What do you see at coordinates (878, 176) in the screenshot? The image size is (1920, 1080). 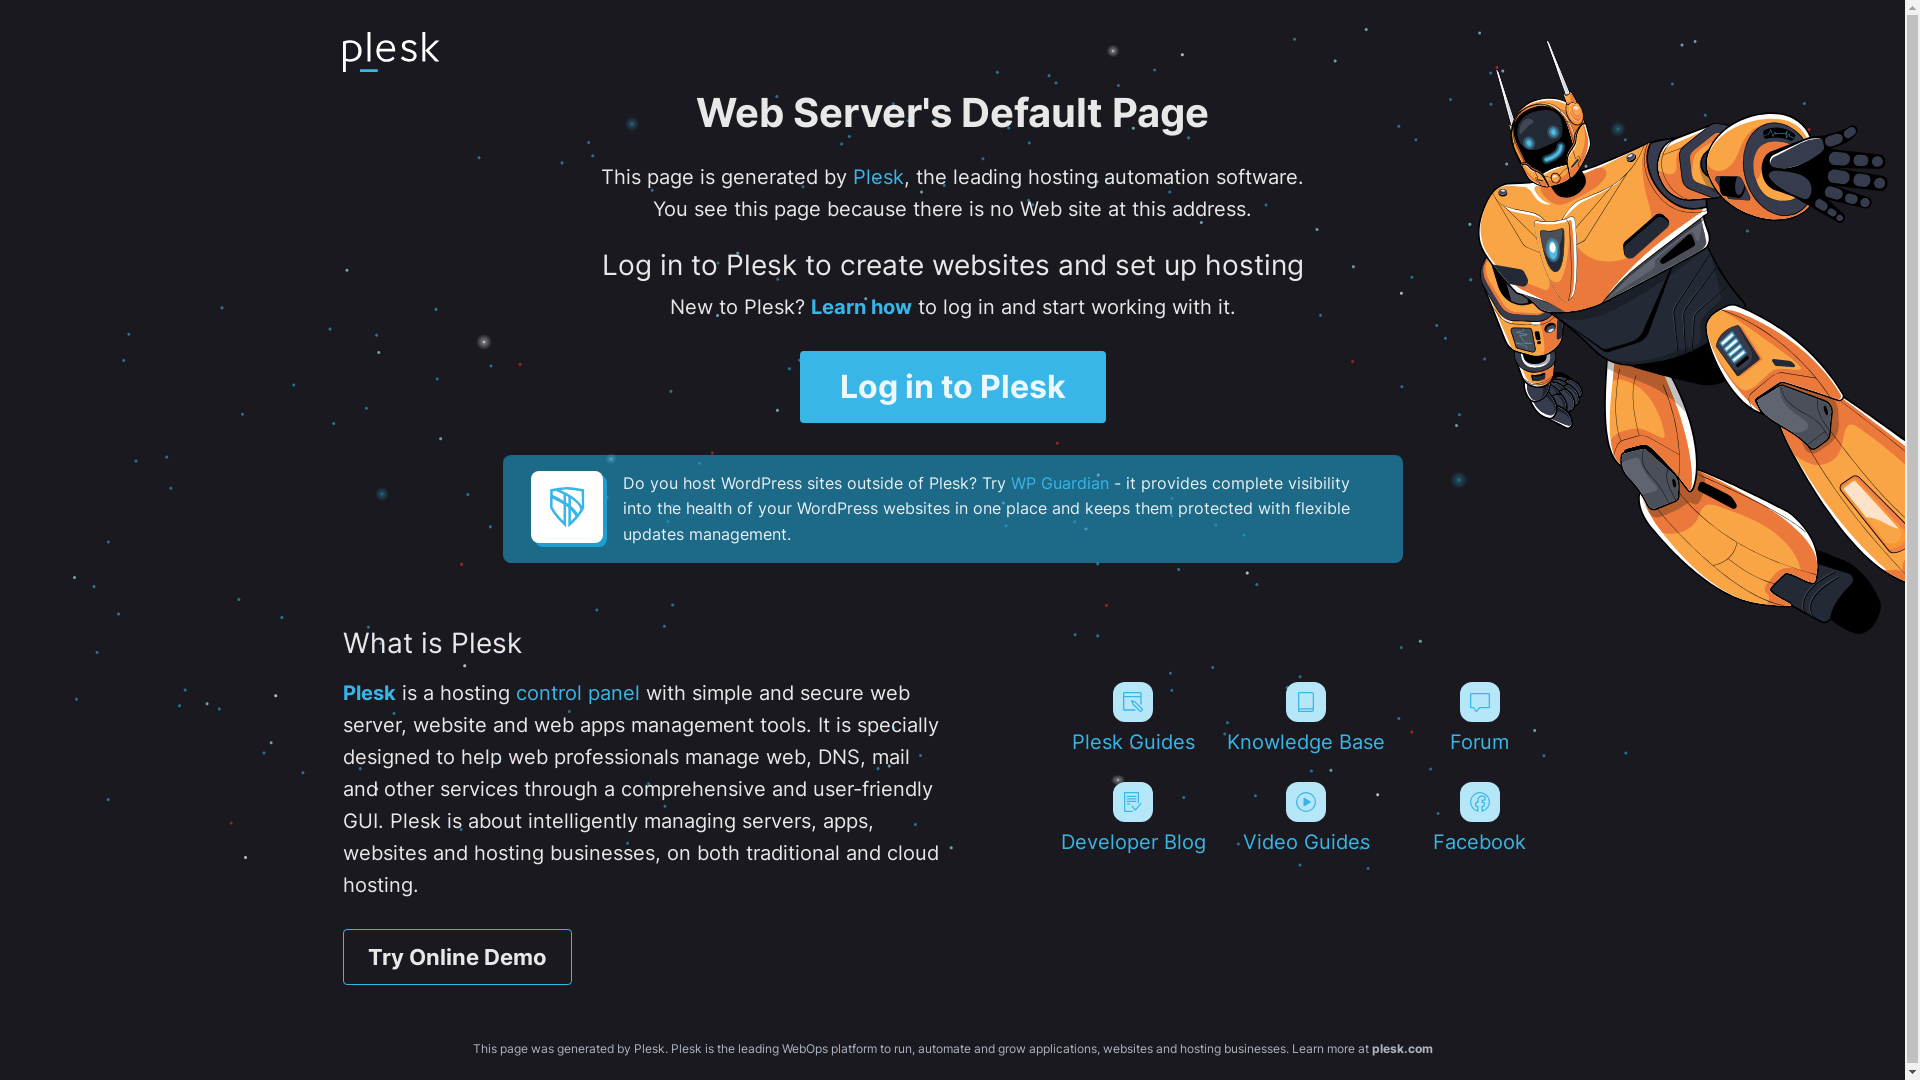 I see `'Plesk'` at bounding box center [878, 176].